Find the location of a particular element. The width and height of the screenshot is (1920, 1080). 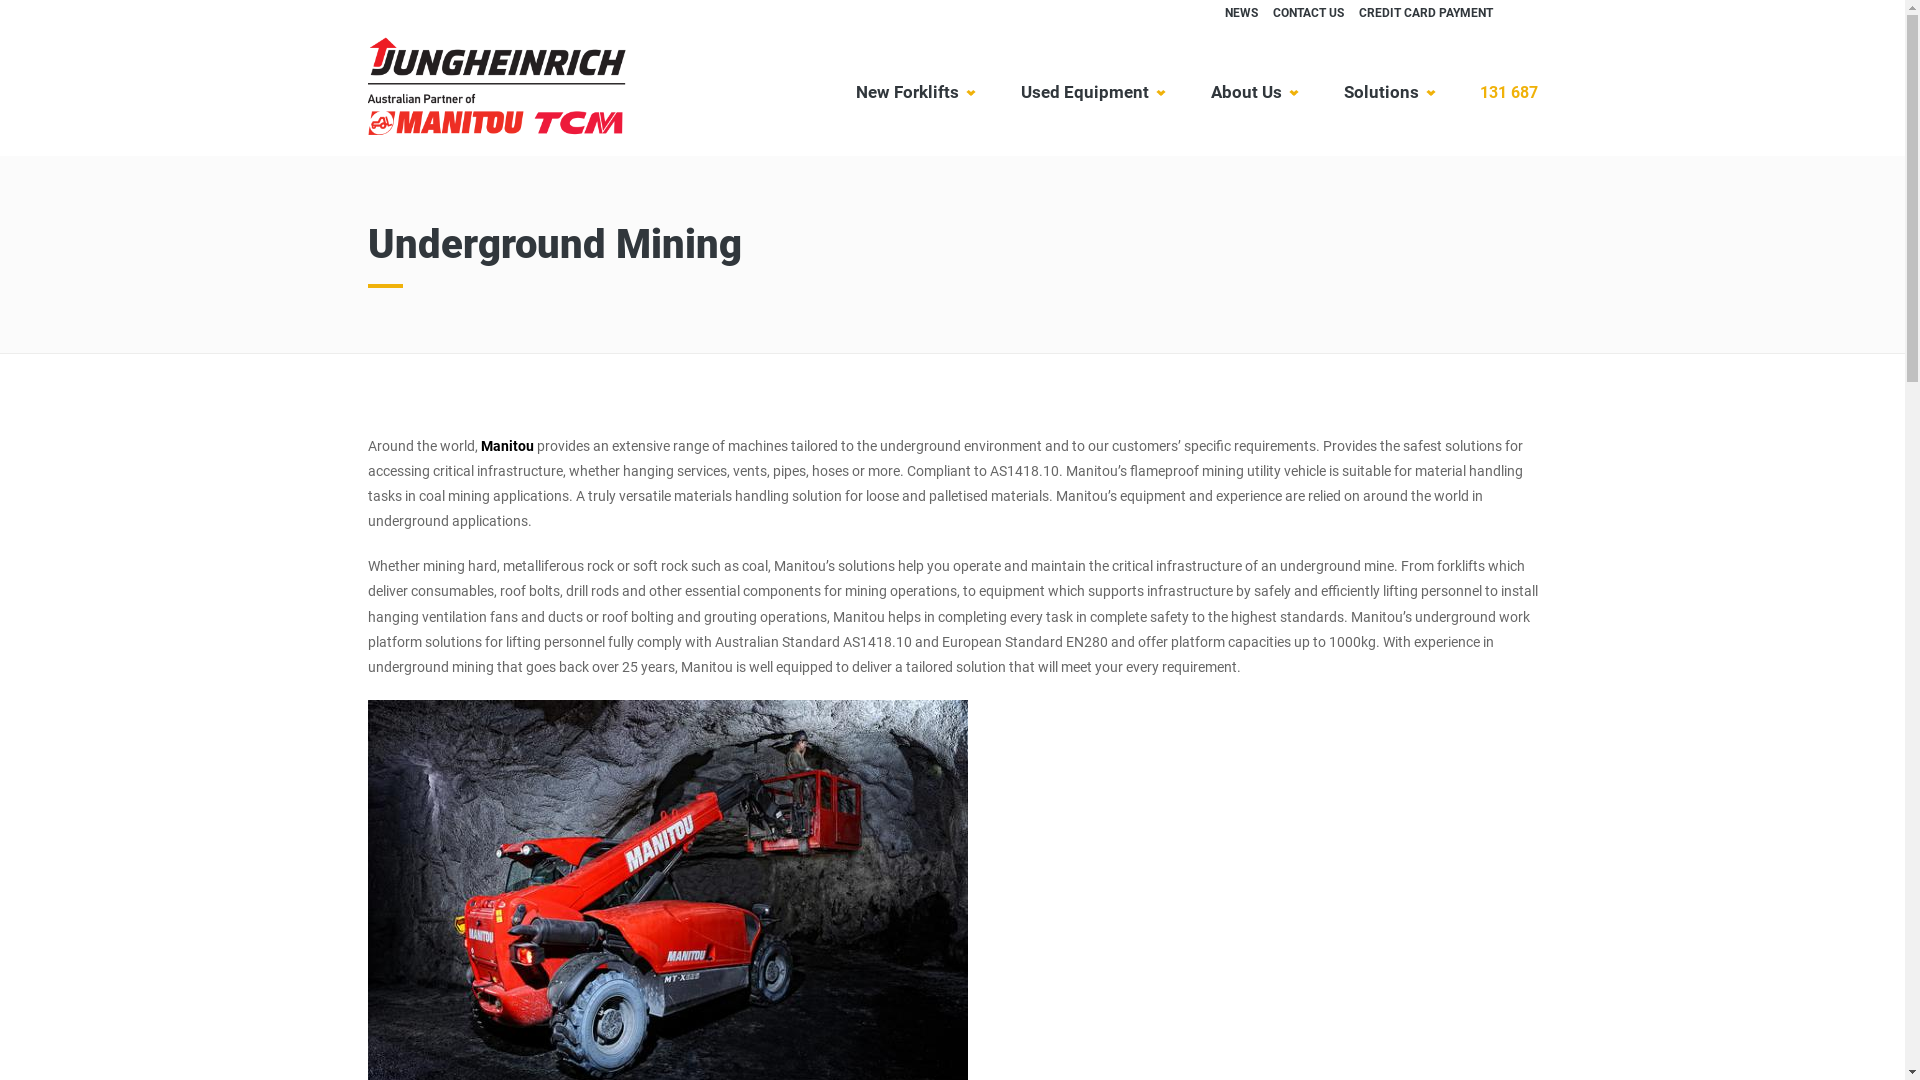

'Manitou' is located at coordinates (506, 445).